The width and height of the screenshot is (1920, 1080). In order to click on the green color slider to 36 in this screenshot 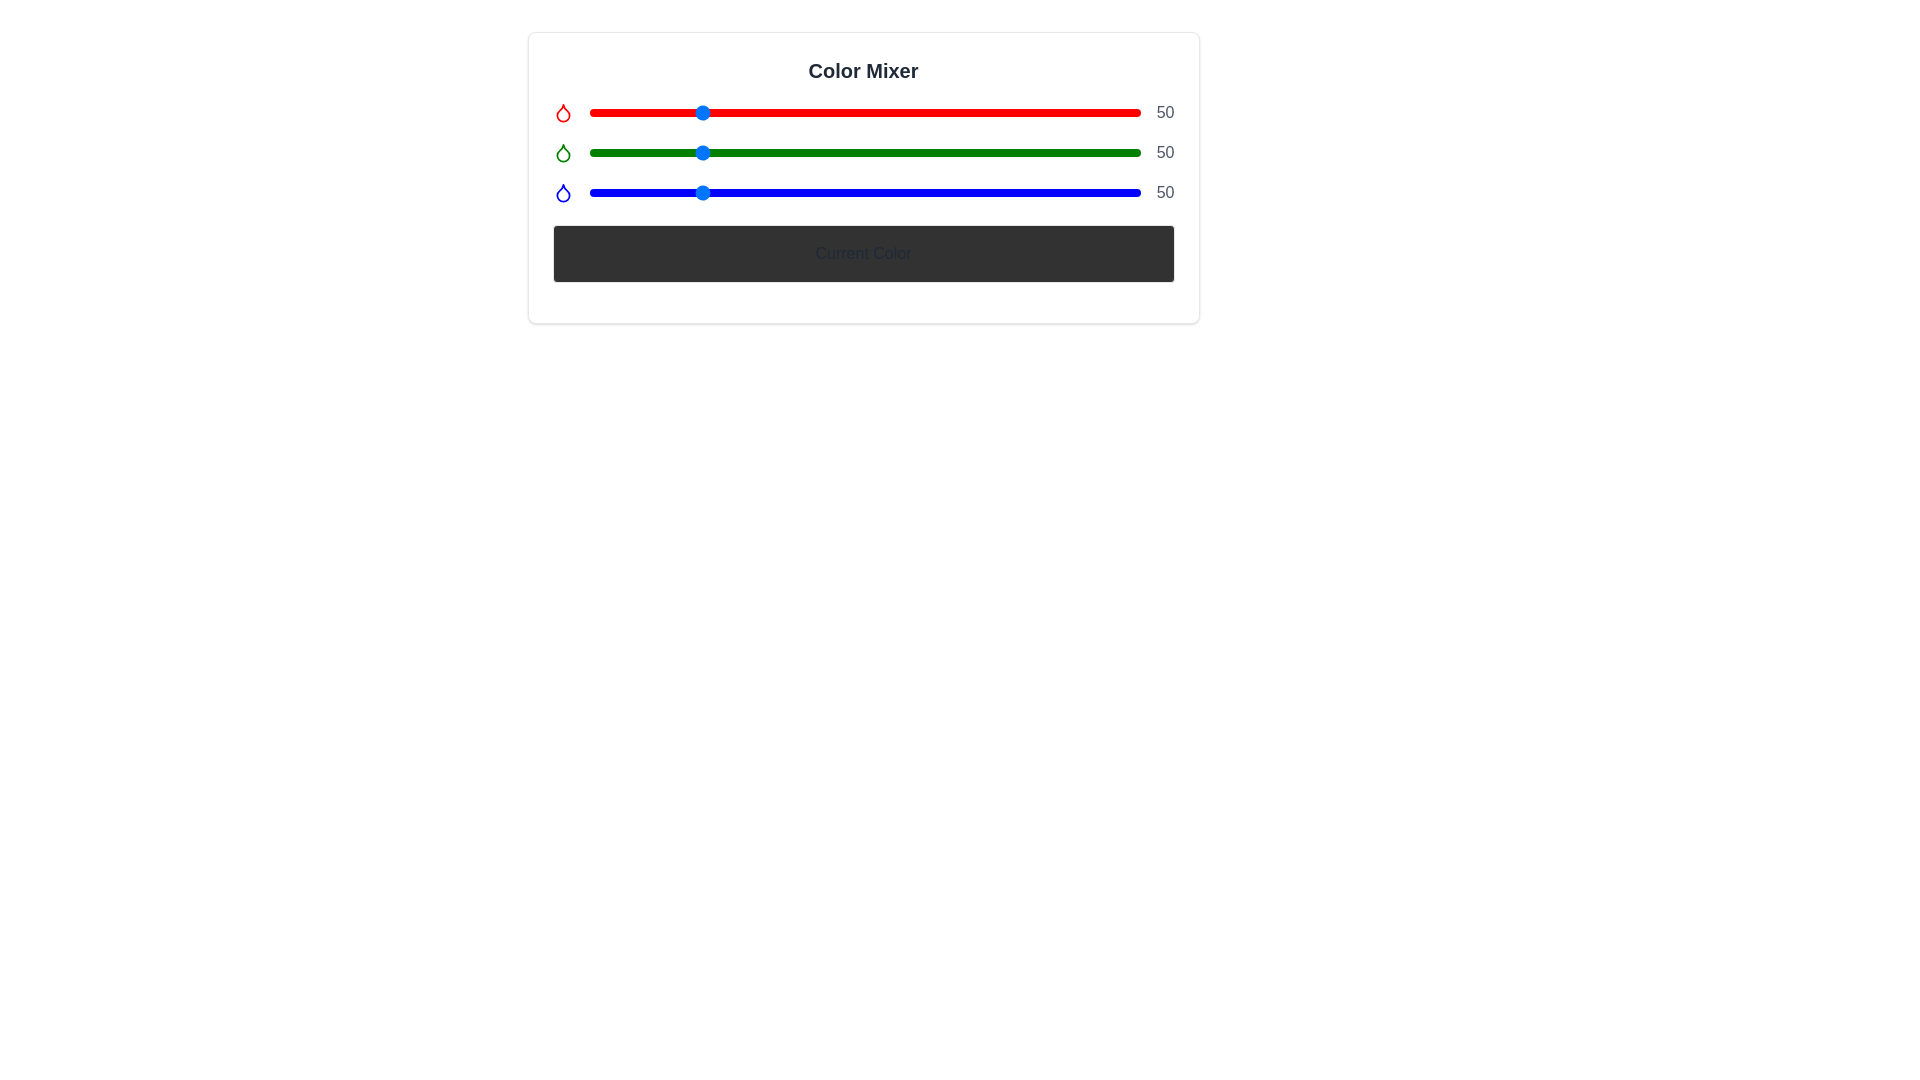, I will do `click(667, 152)`.